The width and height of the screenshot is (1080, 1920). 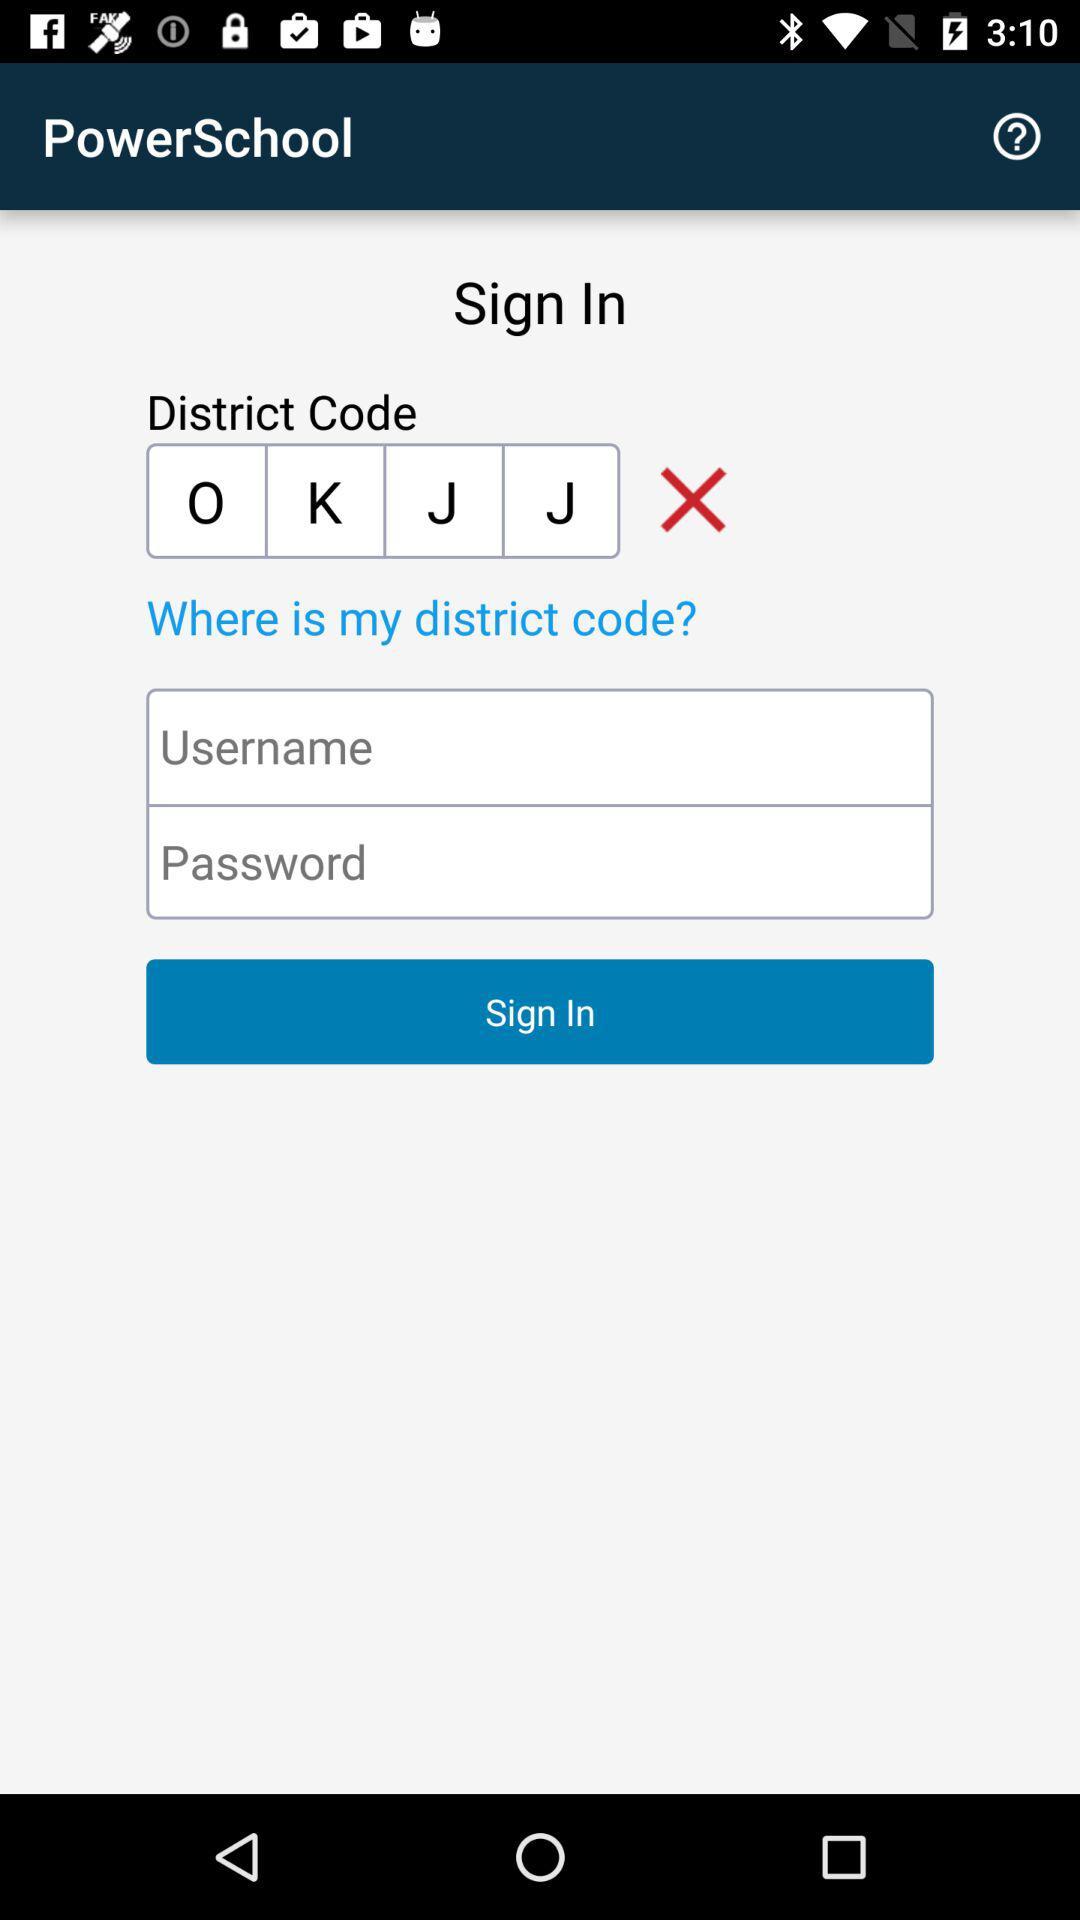 I want to click on username log in, so click(x=540, y=745).